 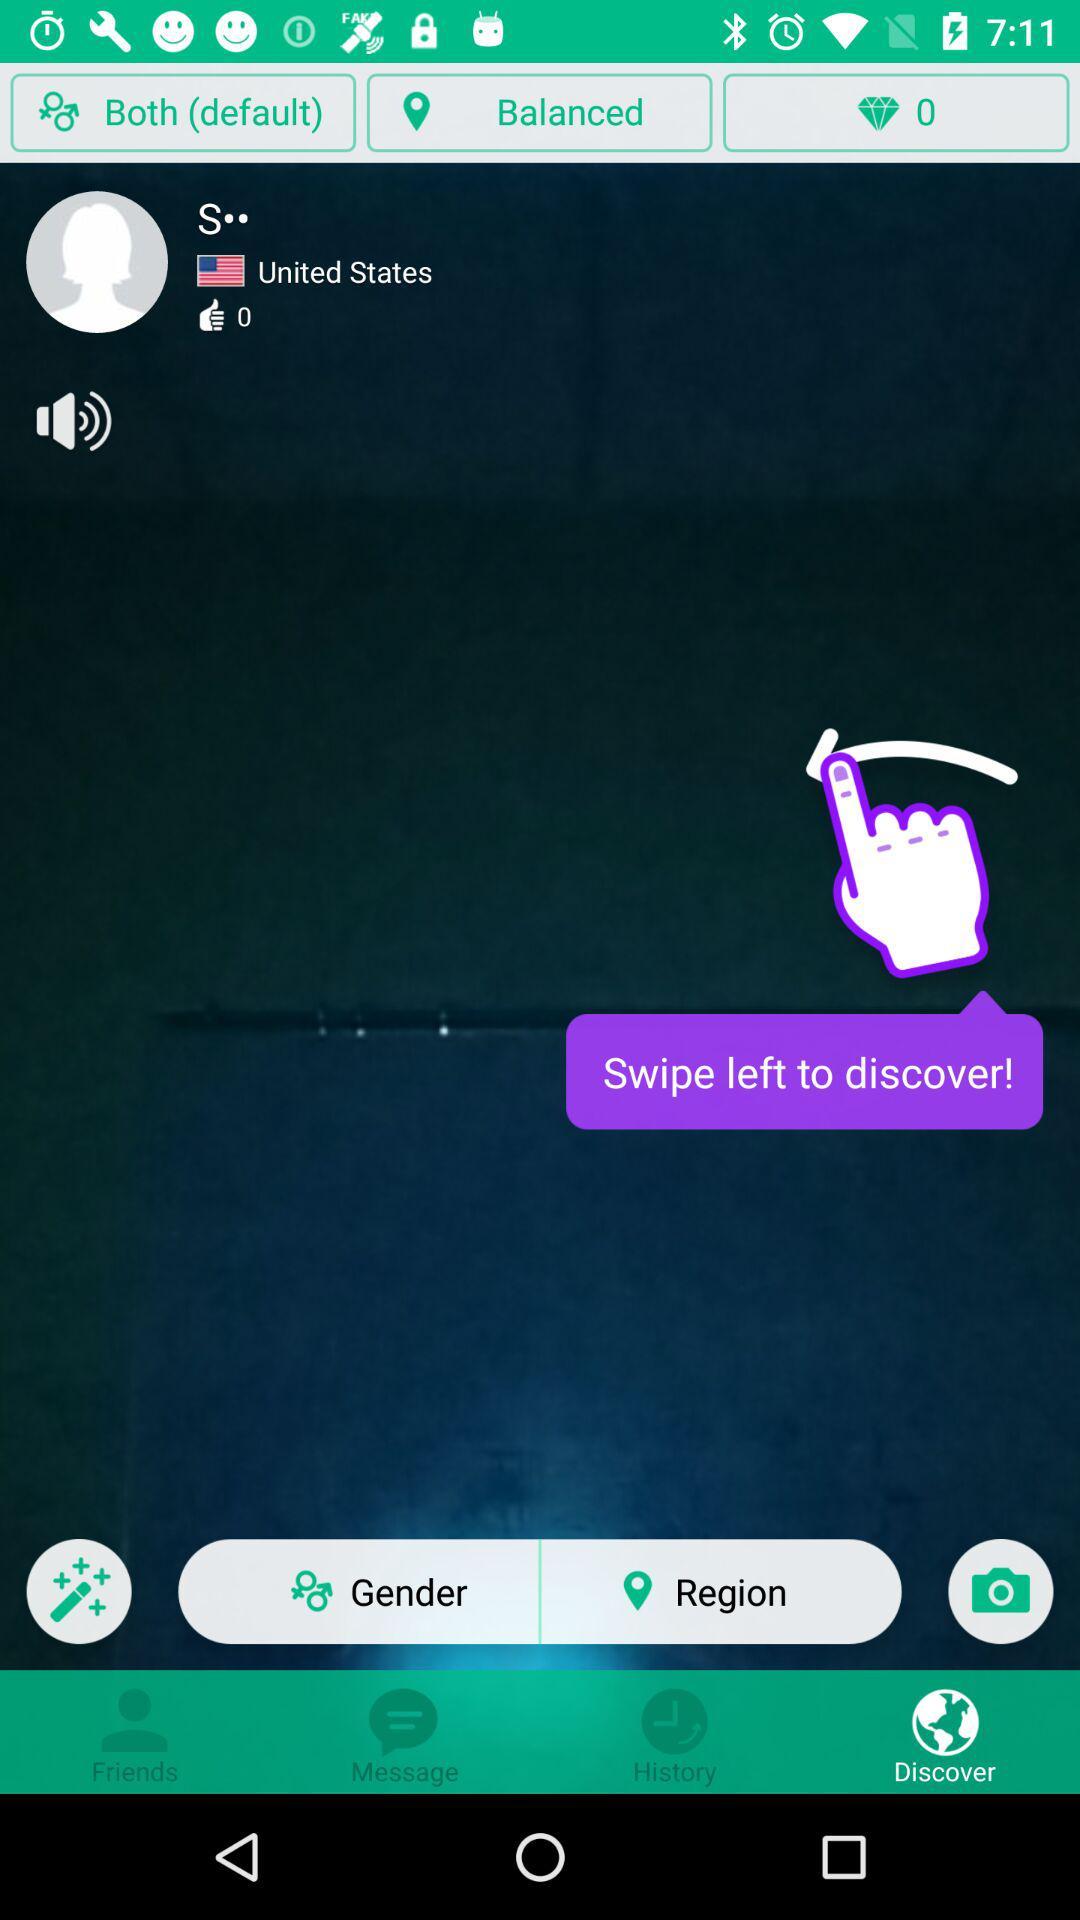 What do you see at coordinates (71, 420) in the screenshot?
I see `sound on sound off` at bounding box center [71, 420].